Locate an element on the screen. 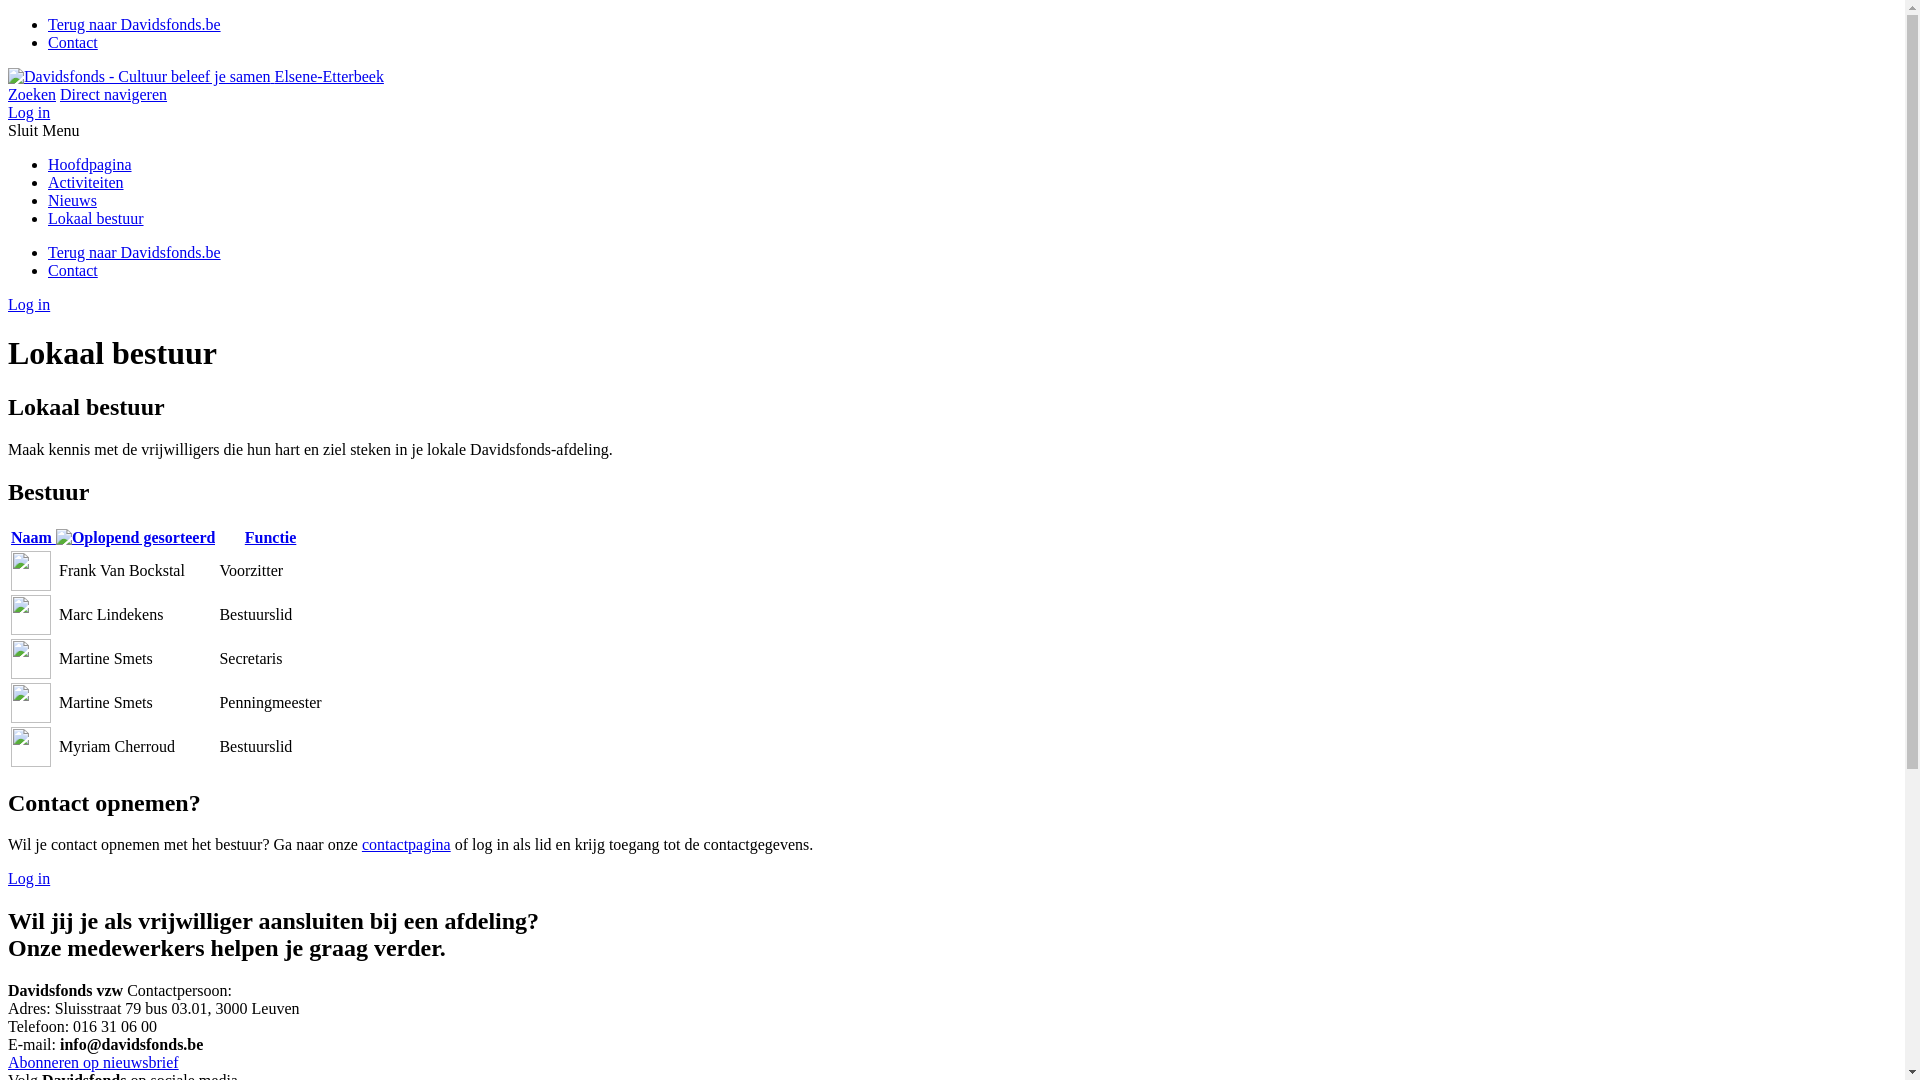  'Direct navigeren' is located at coordinates (112, 94).